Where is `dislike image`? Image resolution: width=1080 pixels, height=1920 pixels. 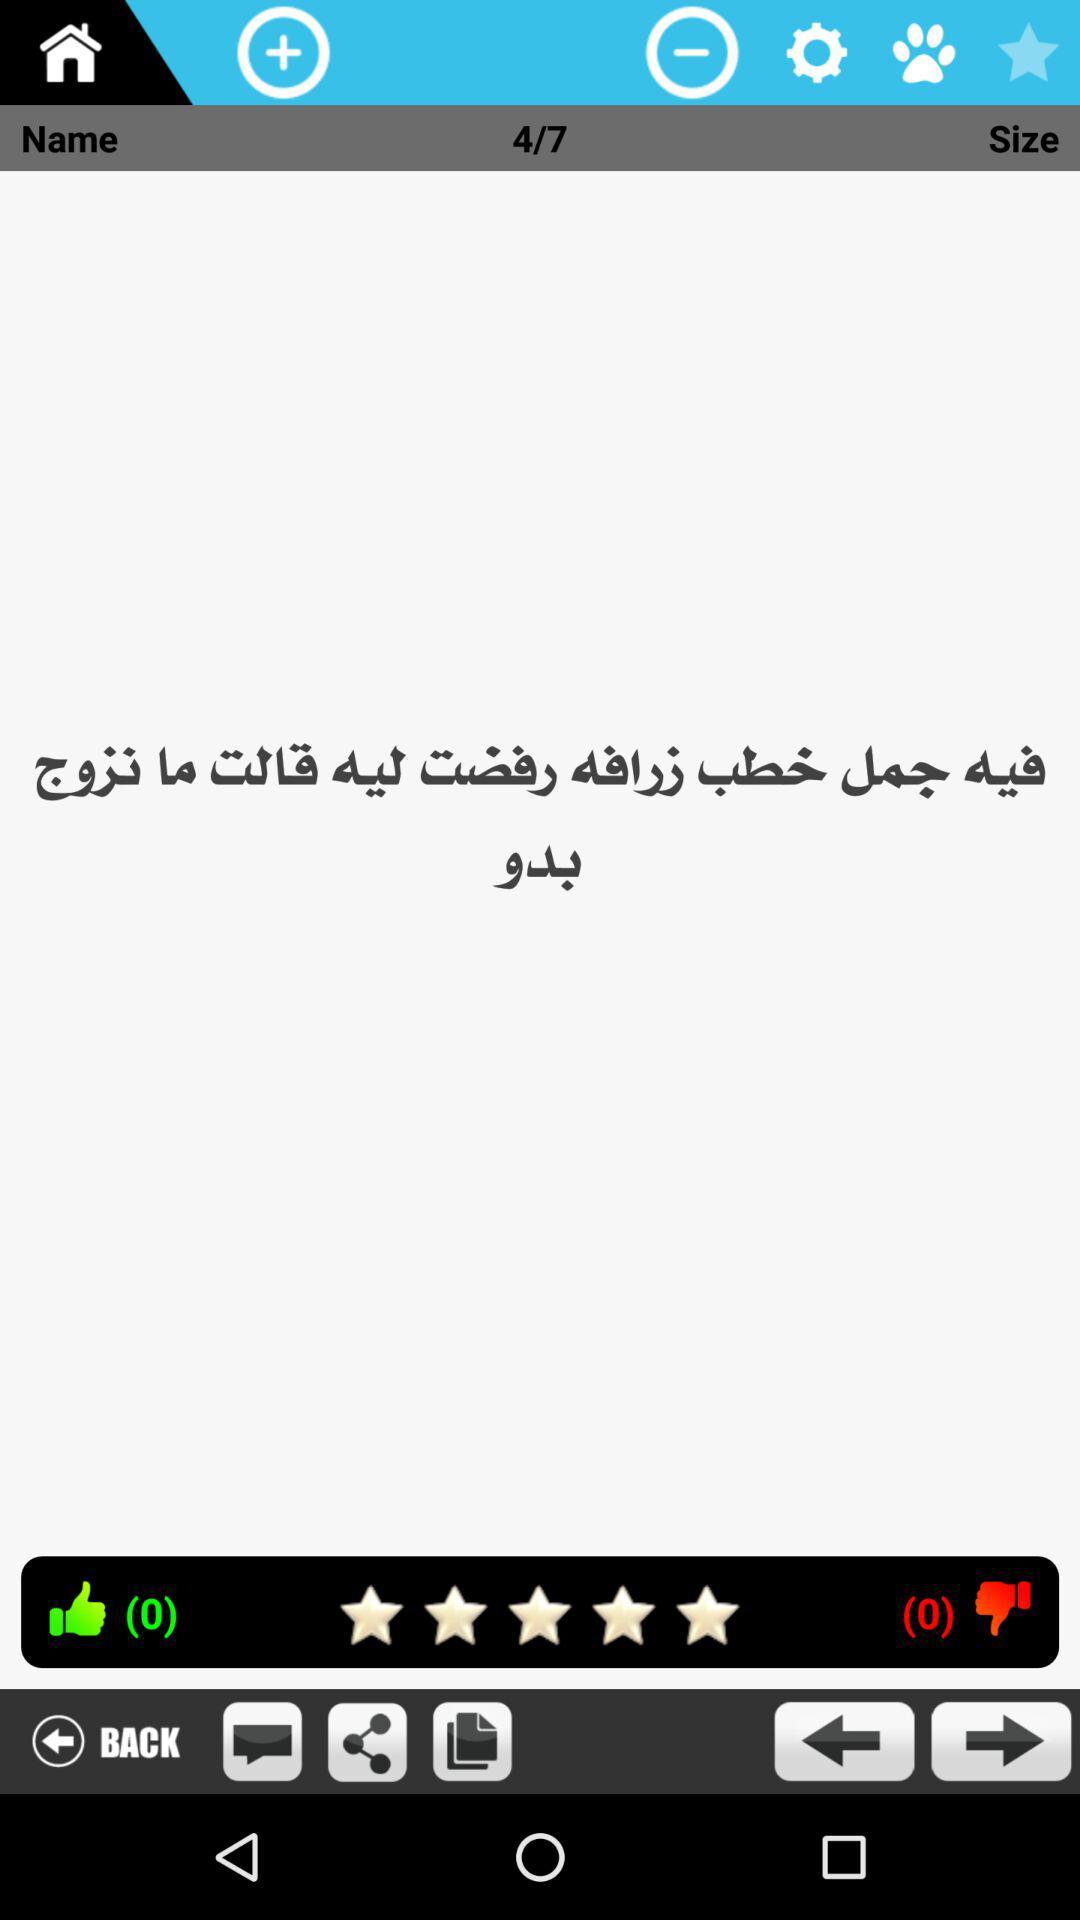 dislike image is located at coordinates (1003, 1608).